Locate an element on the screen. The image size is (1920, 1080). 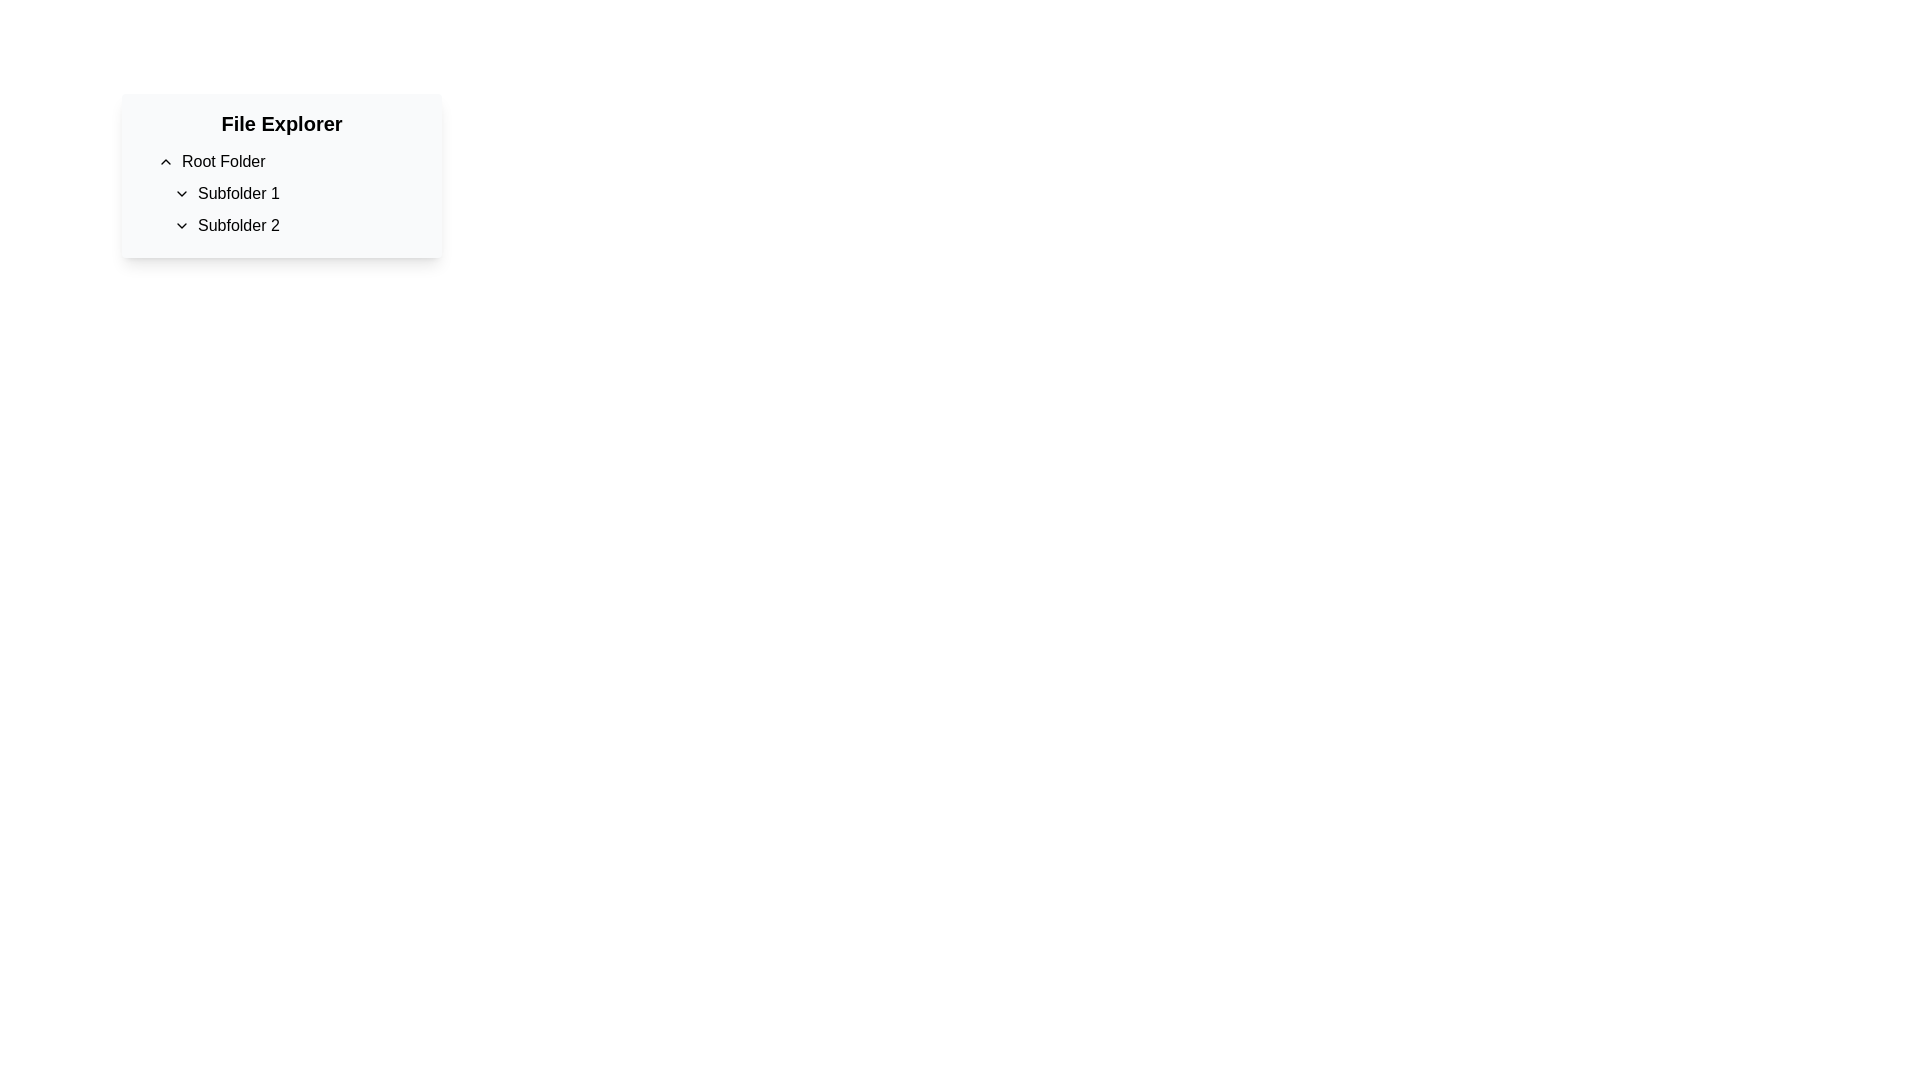
the text label representing the subfolder named 'Subfolder 1' in the file explorer view is located at coordinates (238, 193).